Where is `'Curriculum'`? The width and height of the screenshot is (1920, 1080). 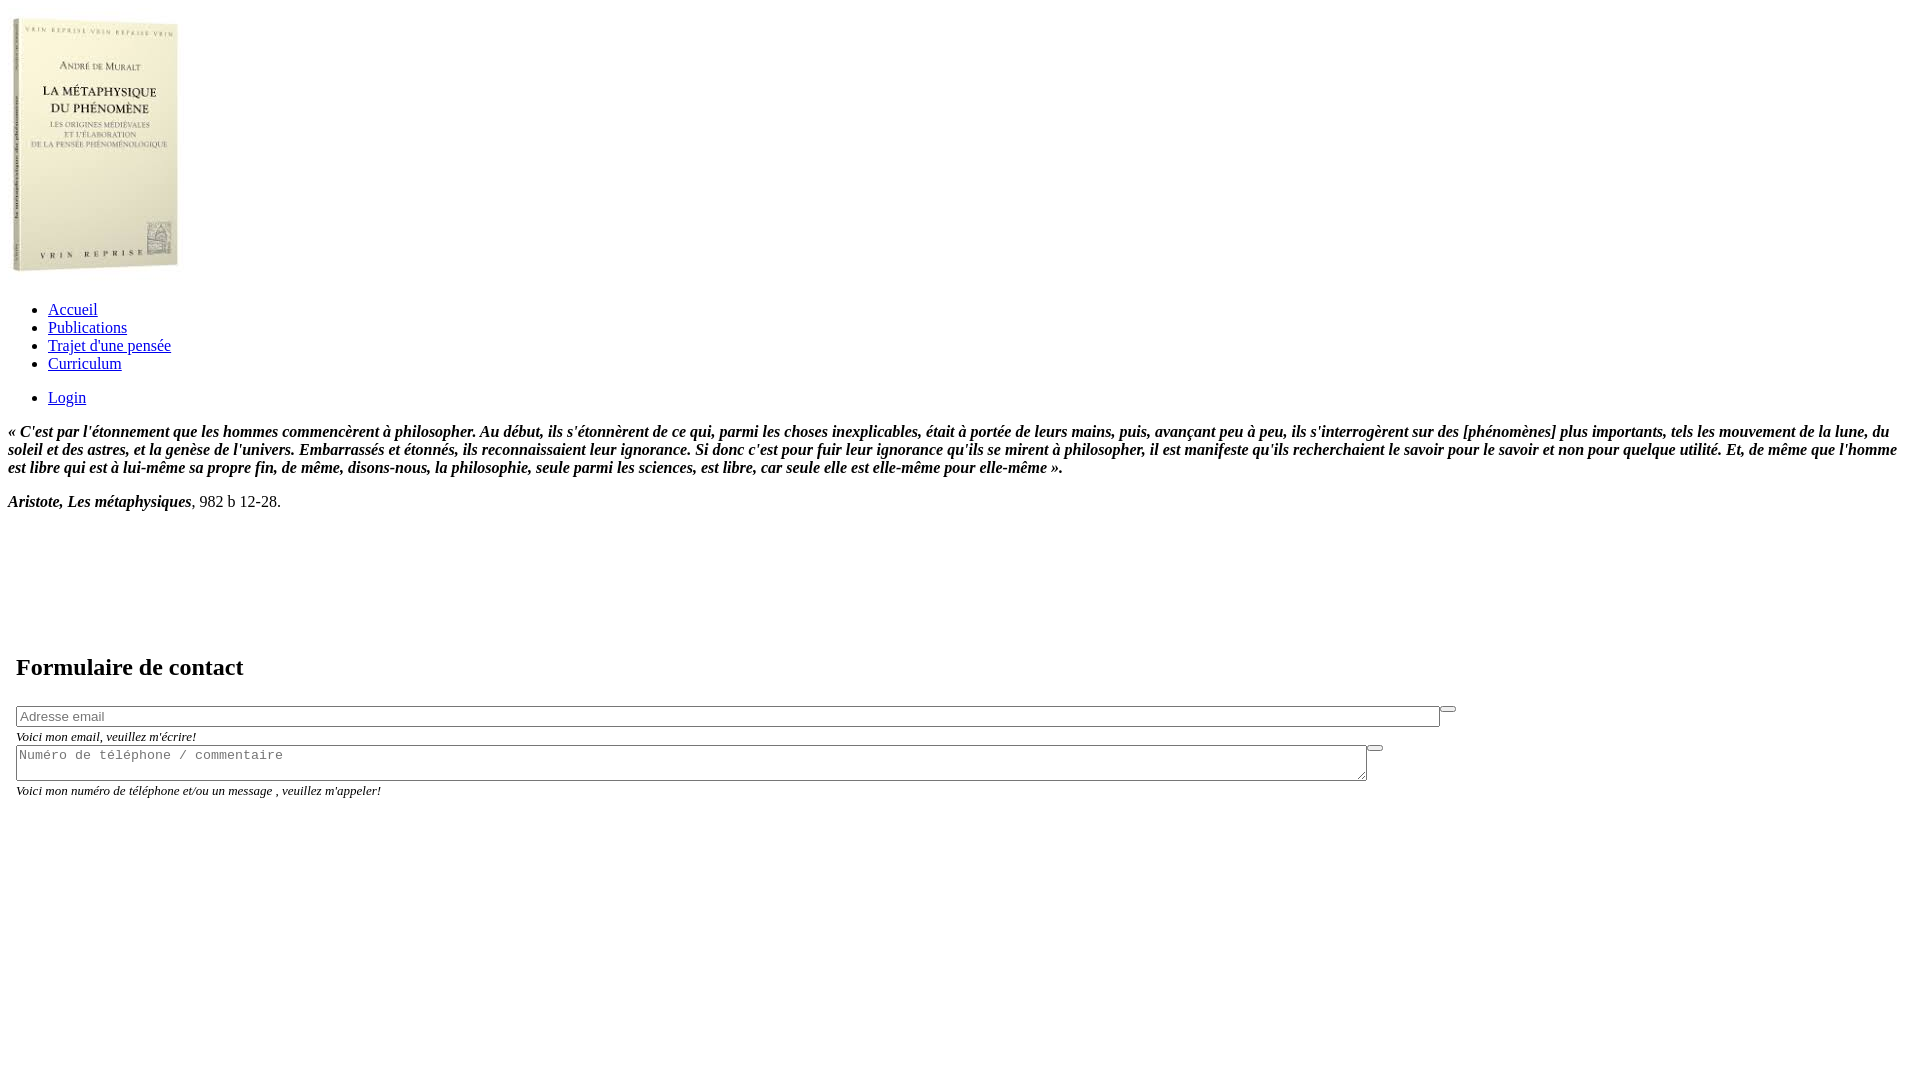
'Curriculum' is located at coordinates (84, 363).